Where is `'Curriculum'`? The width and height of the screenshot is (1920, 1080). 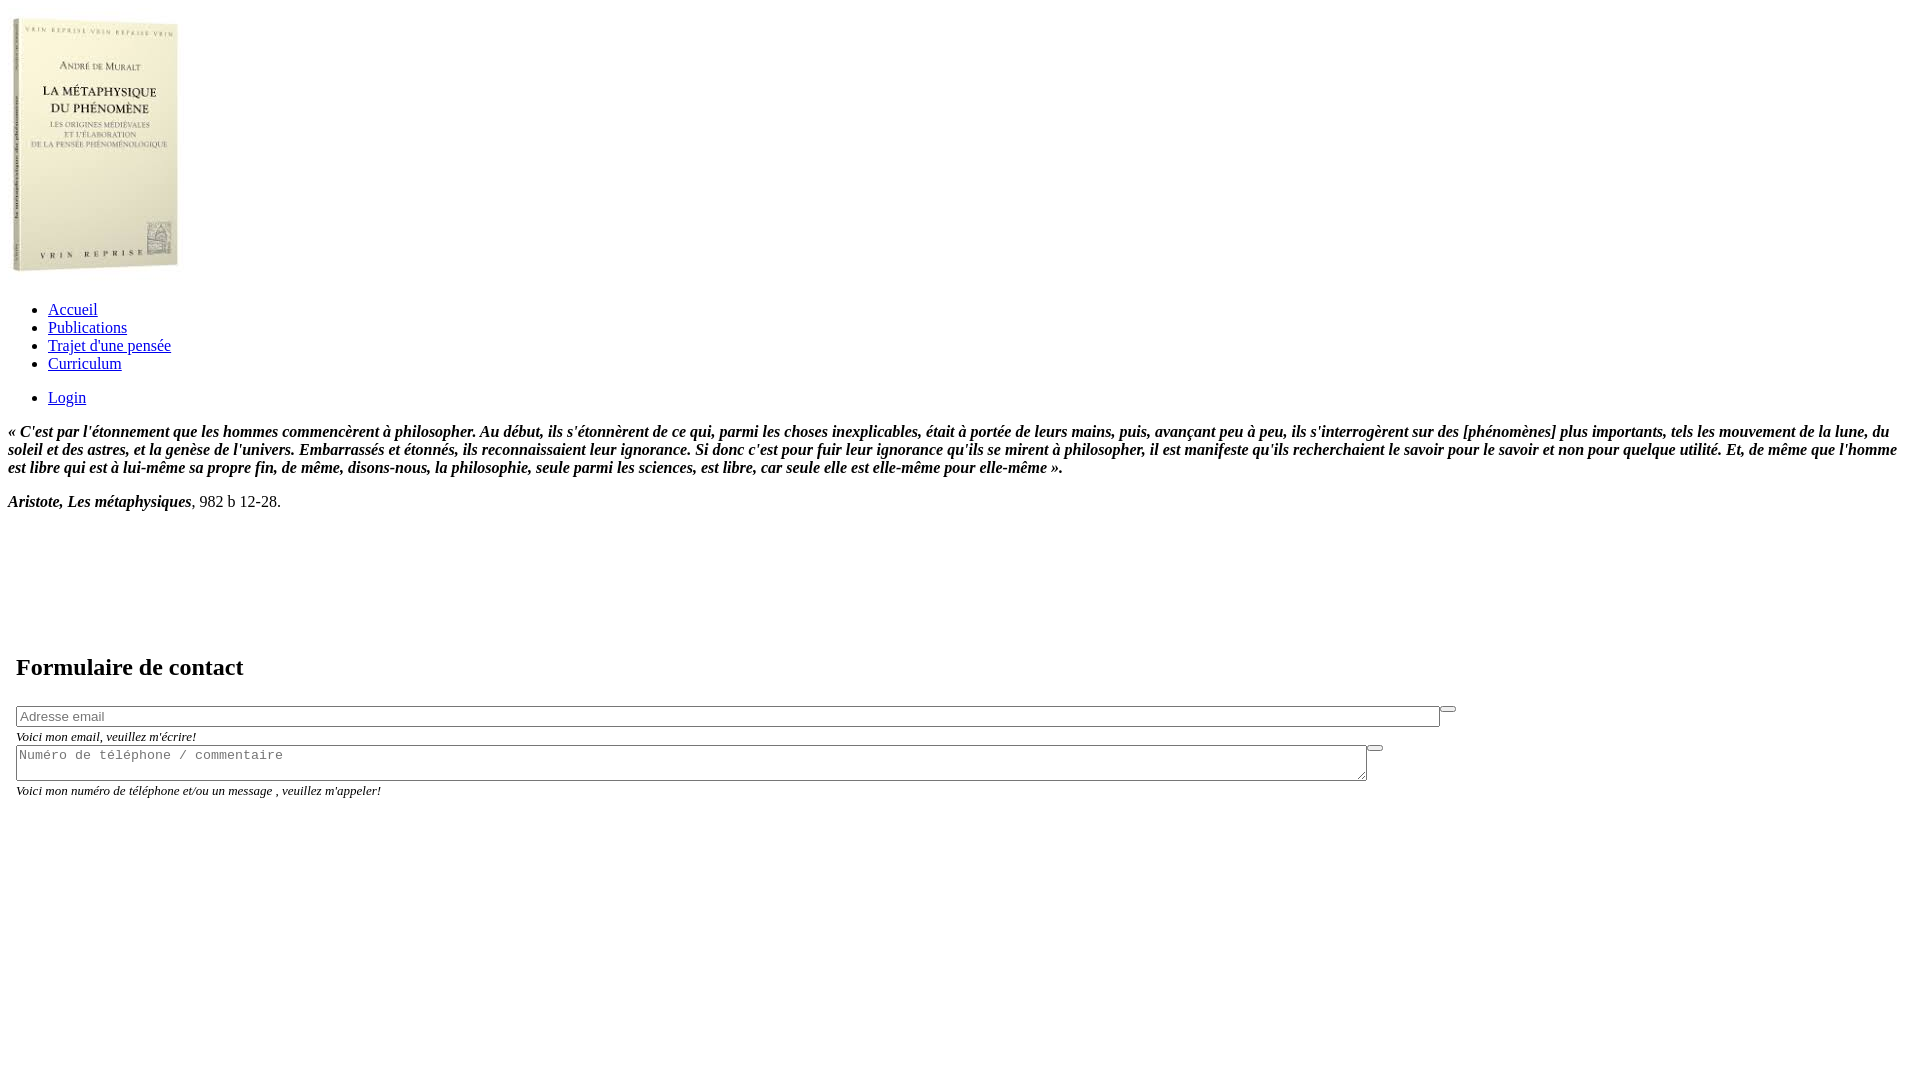
'Curriculum' is located at coordinates (84, 363).